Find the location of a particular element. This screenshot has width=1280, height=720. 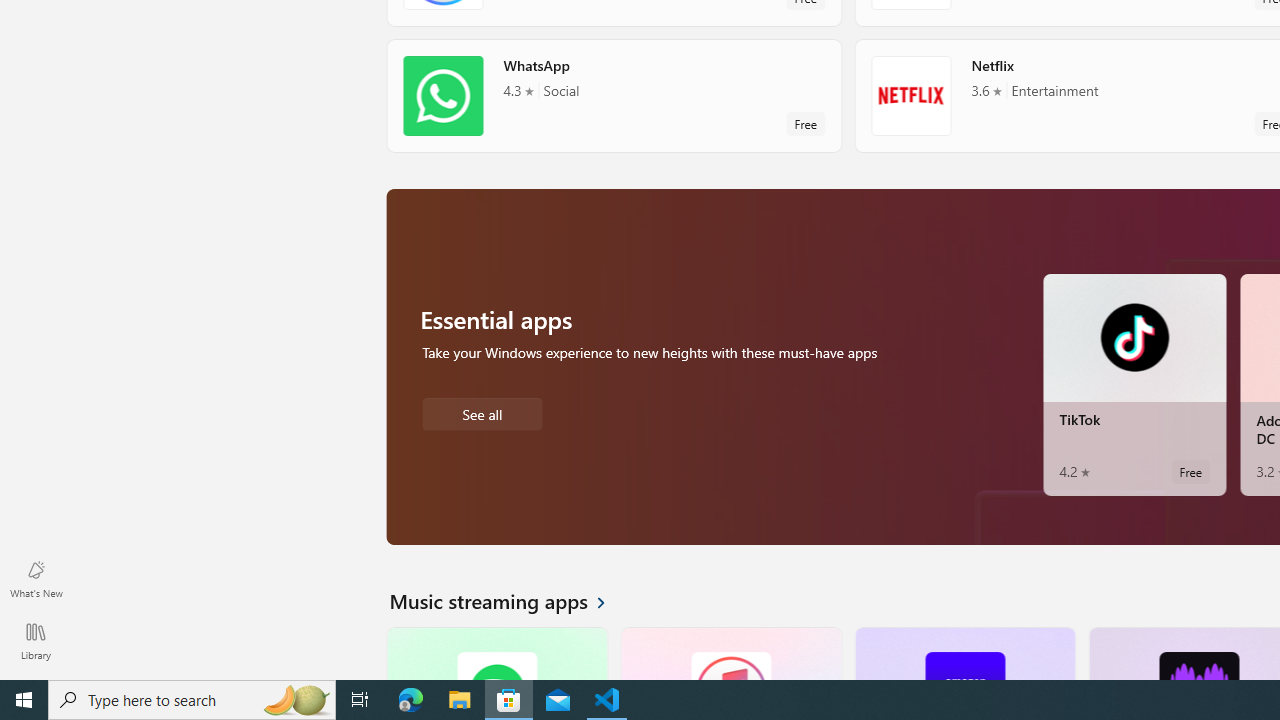

'What' is located at coordinates (35, 578).